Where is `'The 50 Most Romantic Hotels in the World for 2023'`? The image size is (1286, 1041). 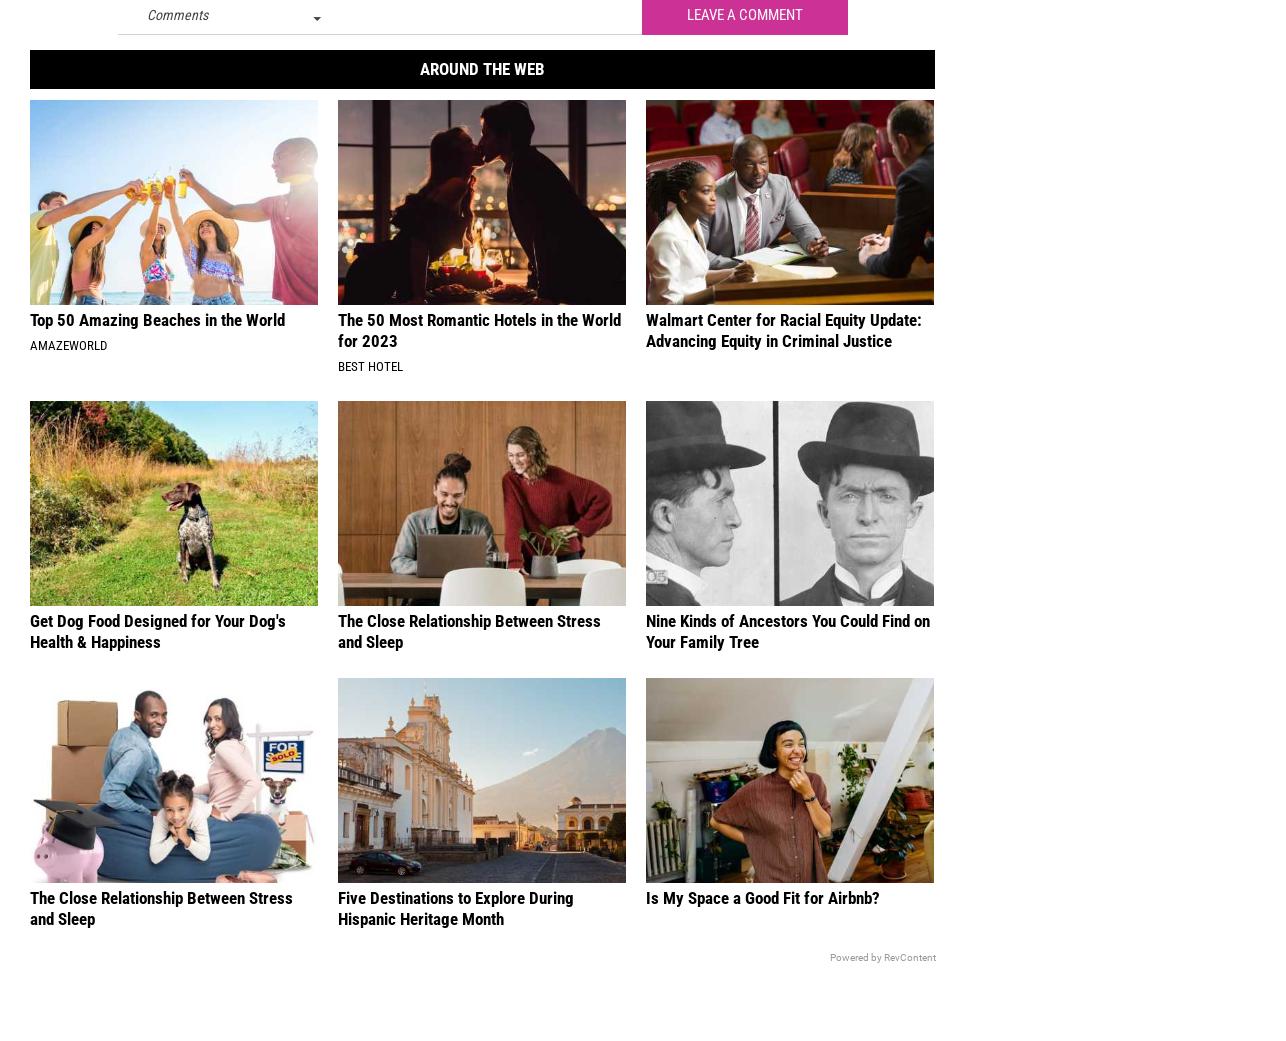
'The 50 Most Romantic Hotels in the World for 2023' is located at coordinates (478, 344).